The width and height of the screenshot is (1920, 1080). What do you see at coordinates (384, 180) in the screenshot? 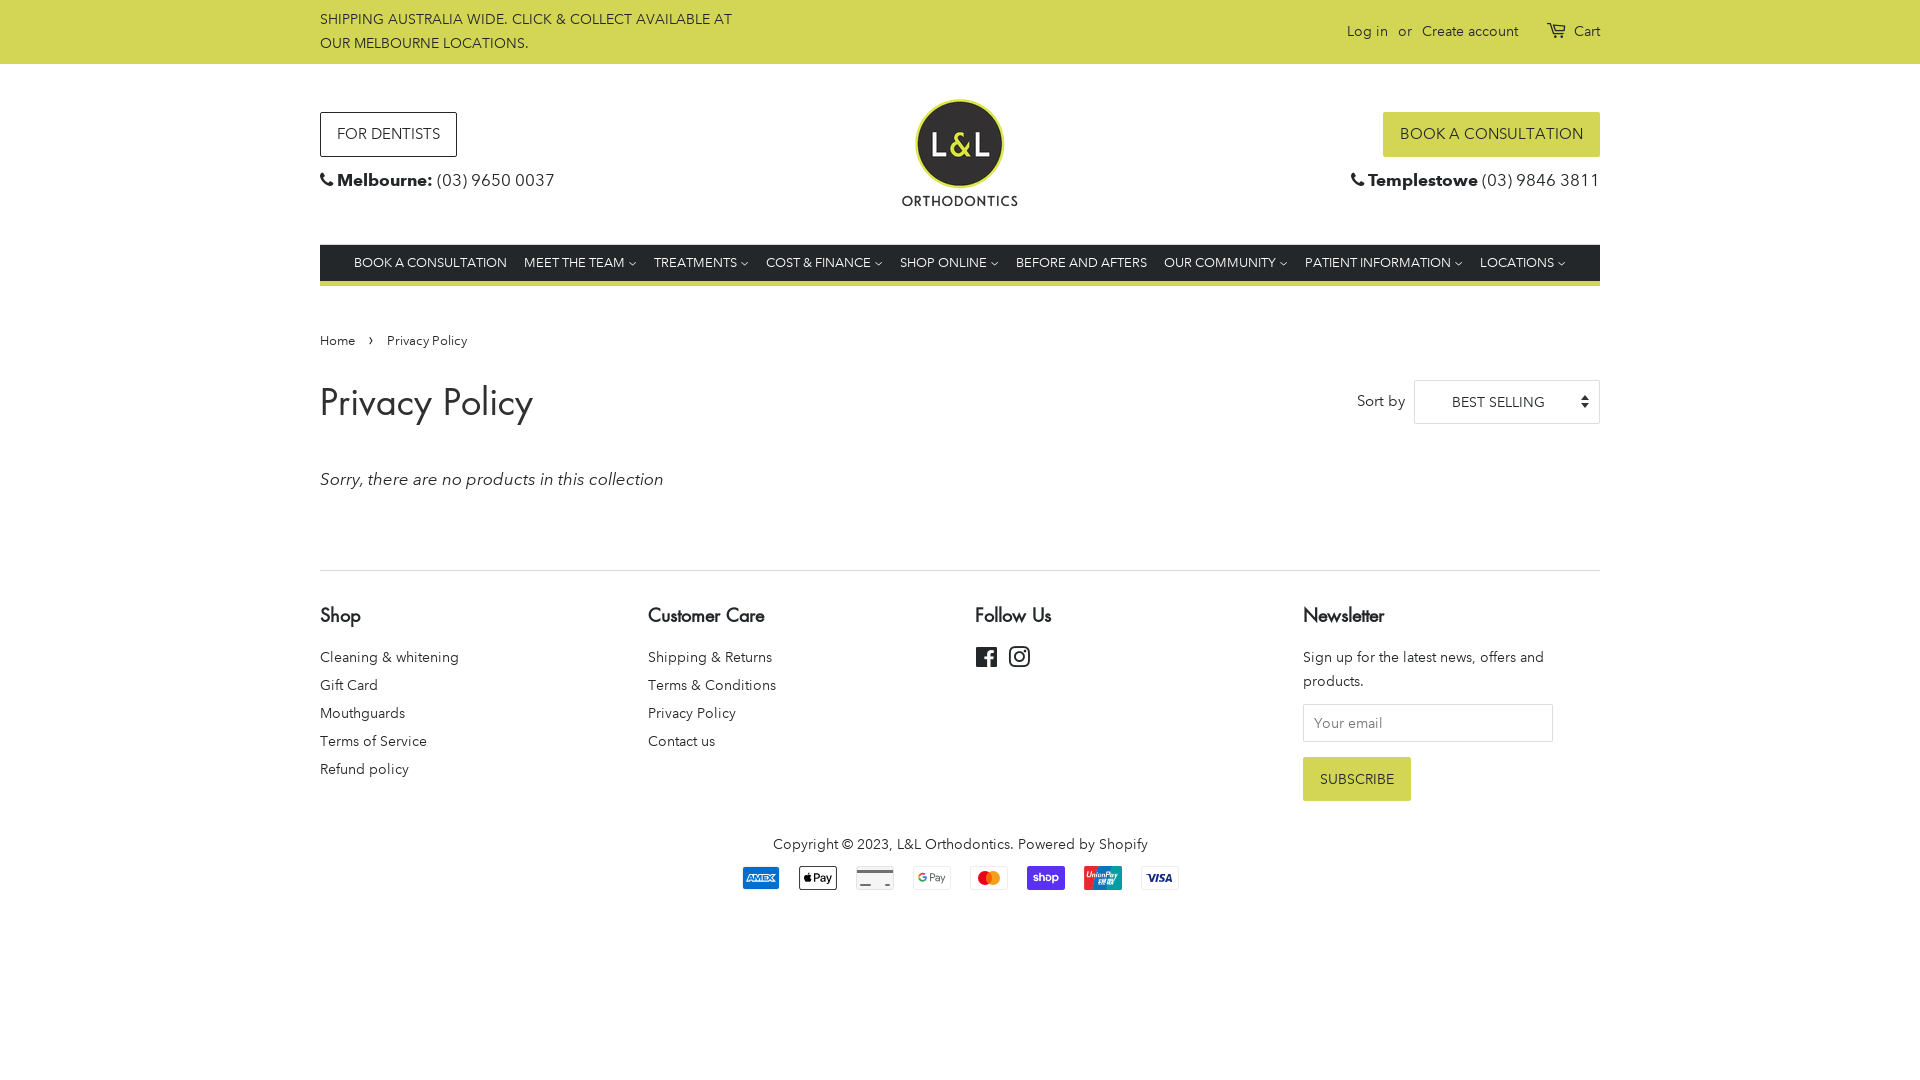
I see `'Melbourne:'` at bounding box center [384, 180].